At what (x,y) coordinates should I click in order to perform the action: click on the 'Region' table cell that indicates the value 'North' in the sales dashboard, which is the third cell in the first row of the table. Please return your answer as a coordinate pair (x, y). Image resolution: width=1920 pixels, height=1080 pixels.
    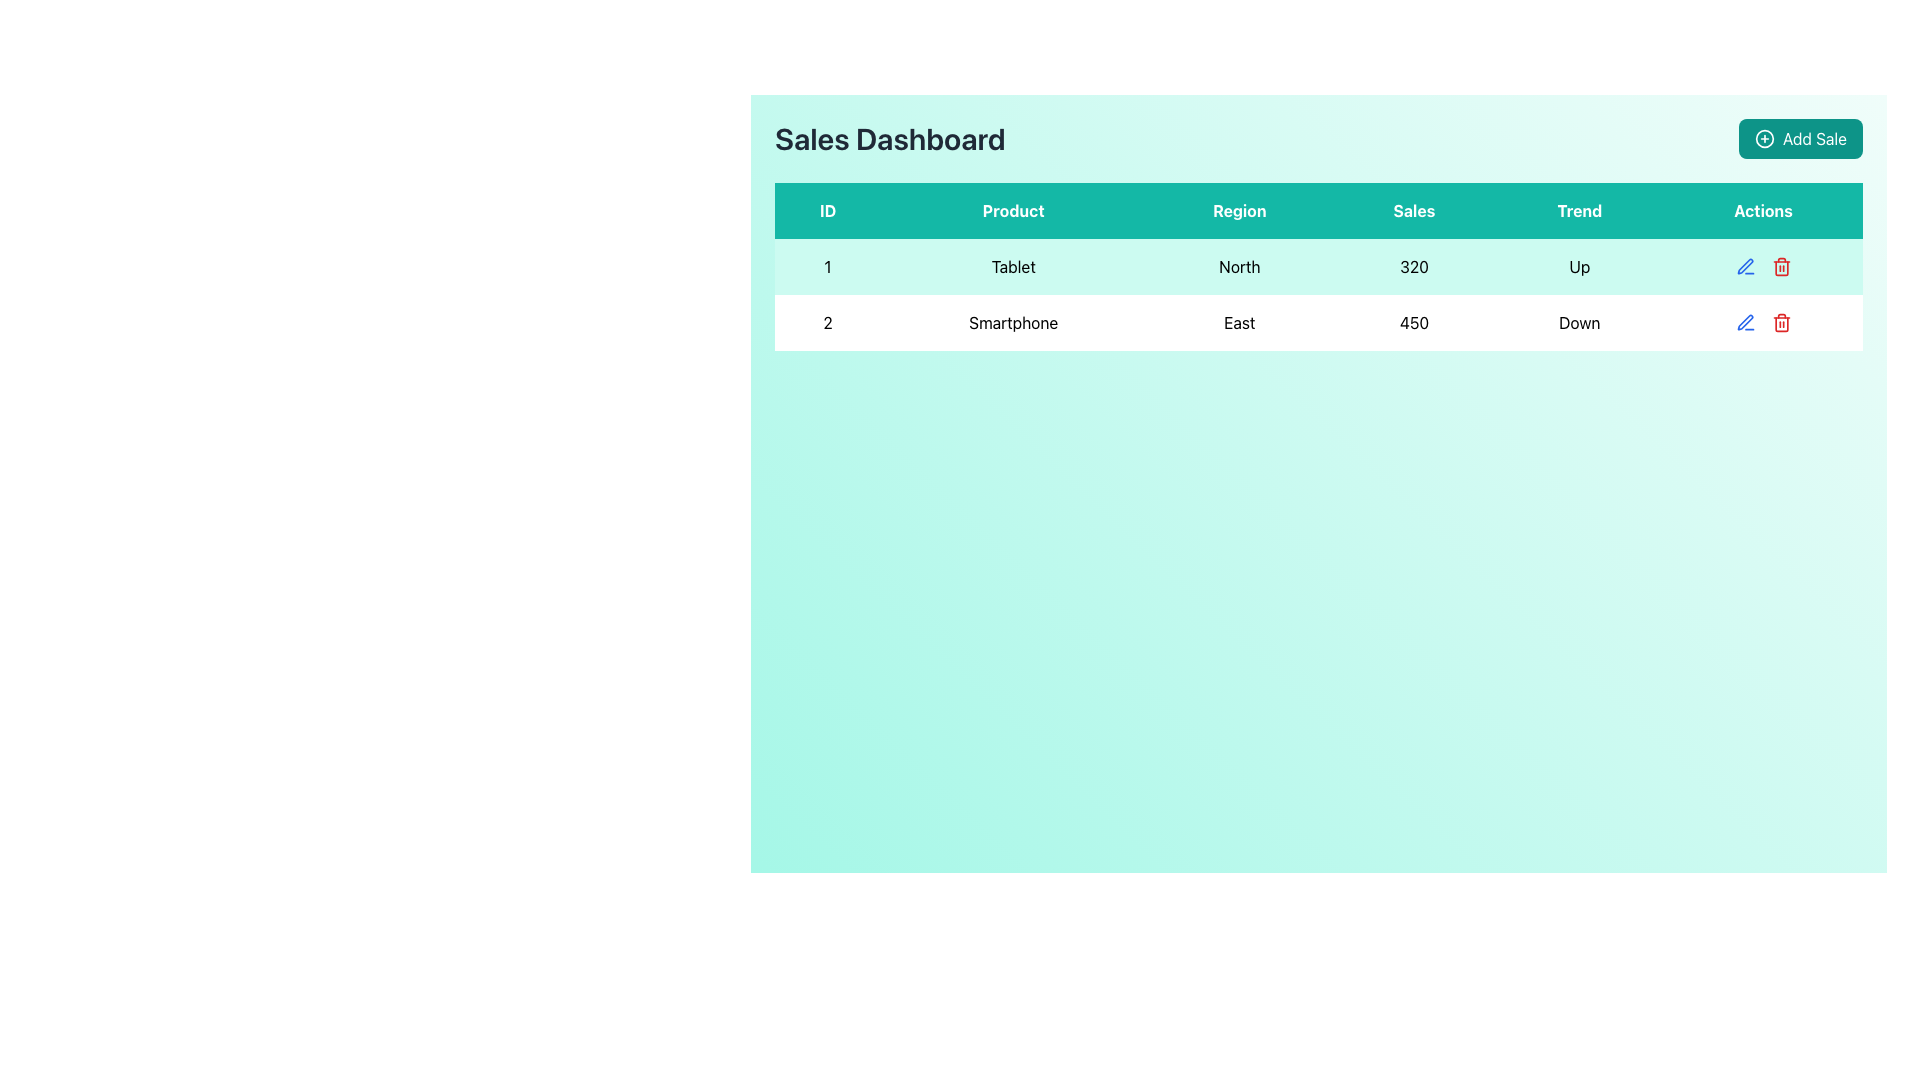
    Looking at the image, I should click on (1238, 265).